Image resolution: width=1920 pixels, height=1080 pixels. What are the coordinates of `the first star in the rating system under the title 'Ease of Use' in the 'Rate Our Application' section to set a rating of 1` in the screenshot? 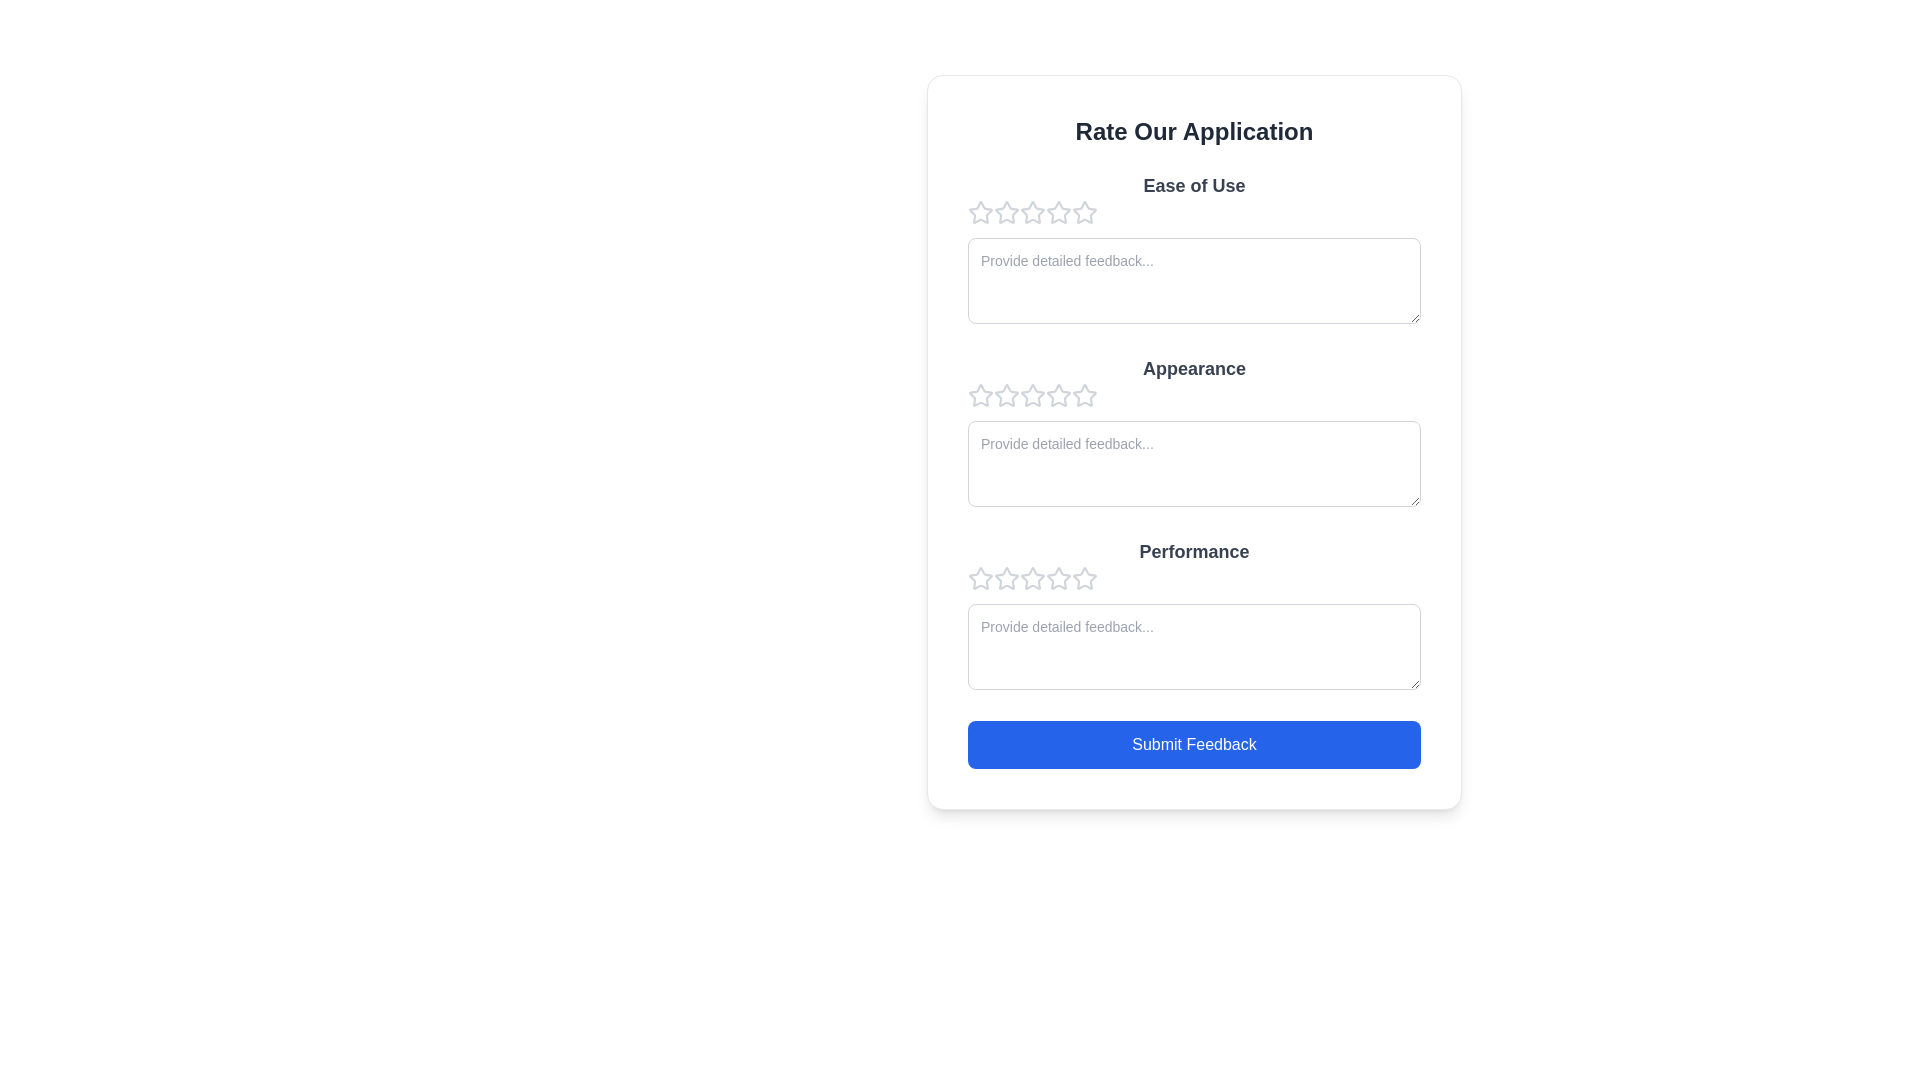 It's located at (980, 212).